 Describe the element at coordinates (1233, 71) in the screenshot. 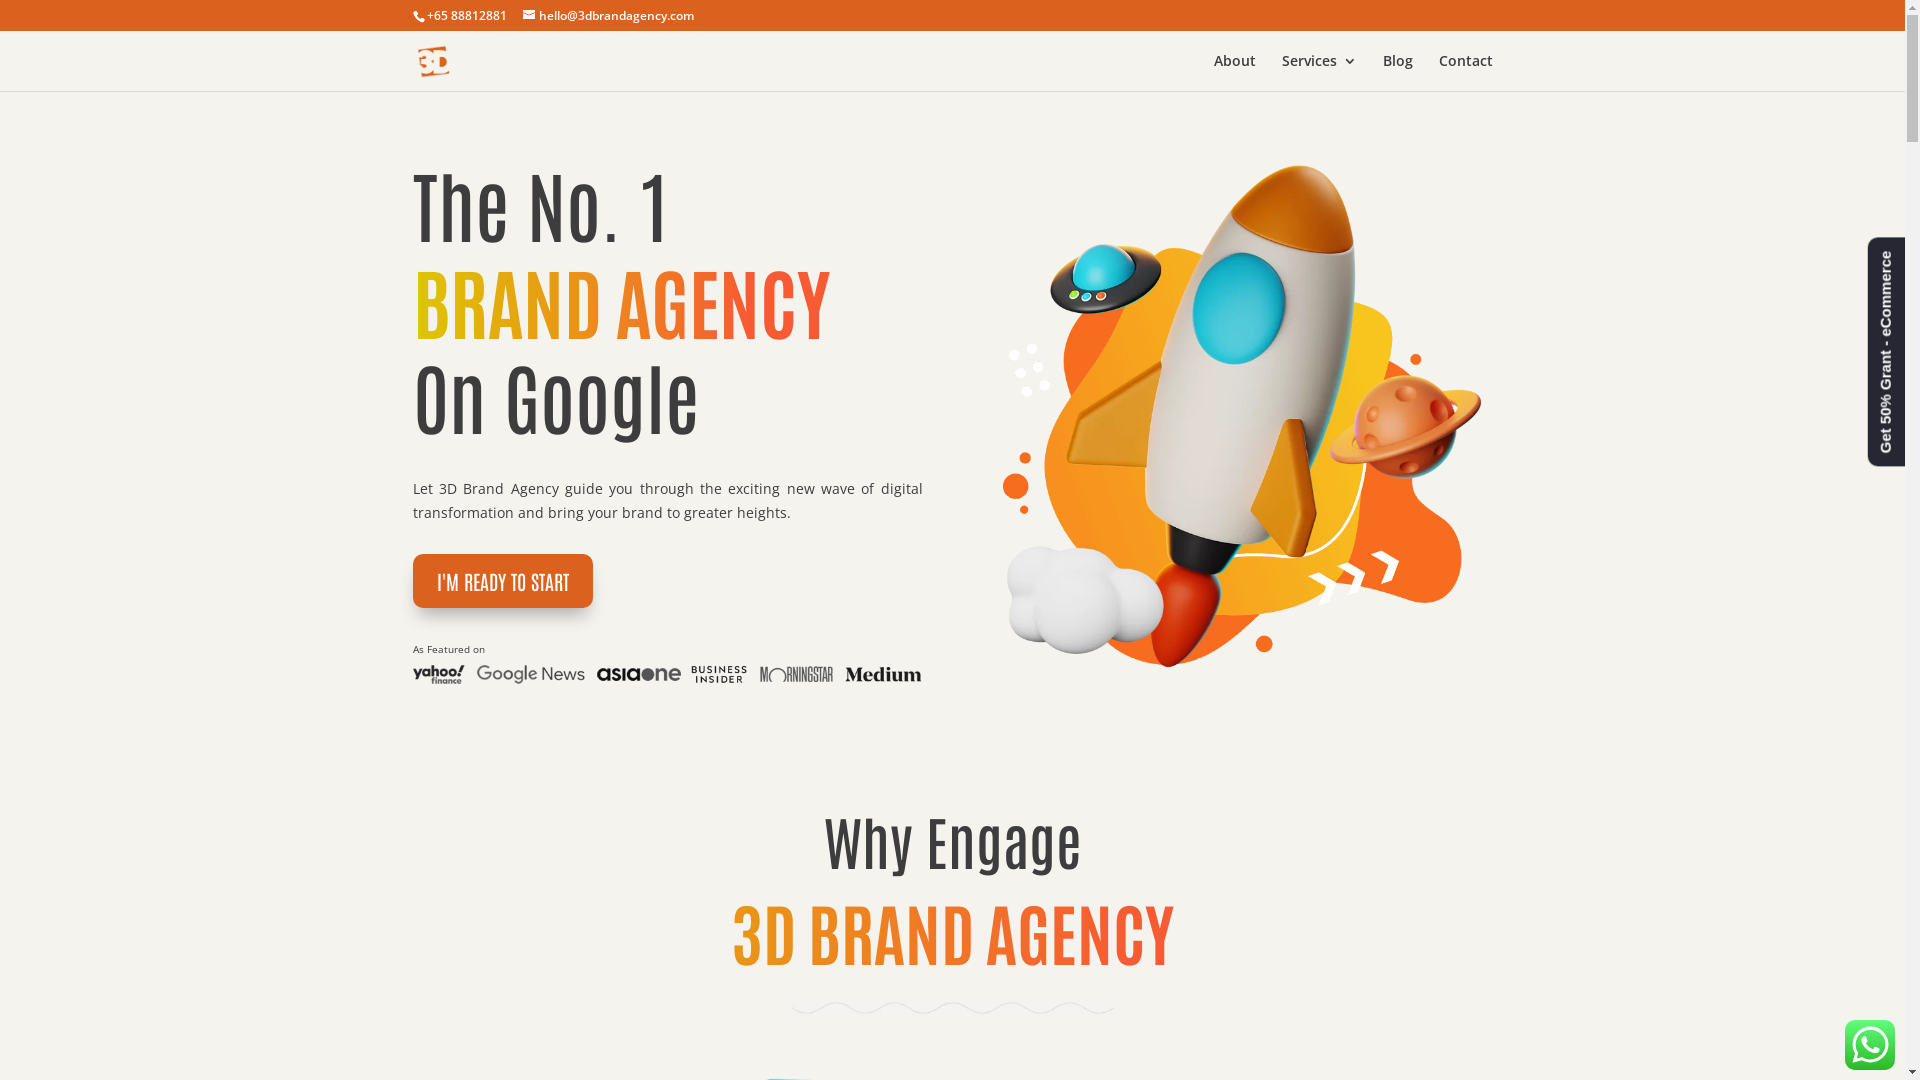

I see `'About'` at that location.